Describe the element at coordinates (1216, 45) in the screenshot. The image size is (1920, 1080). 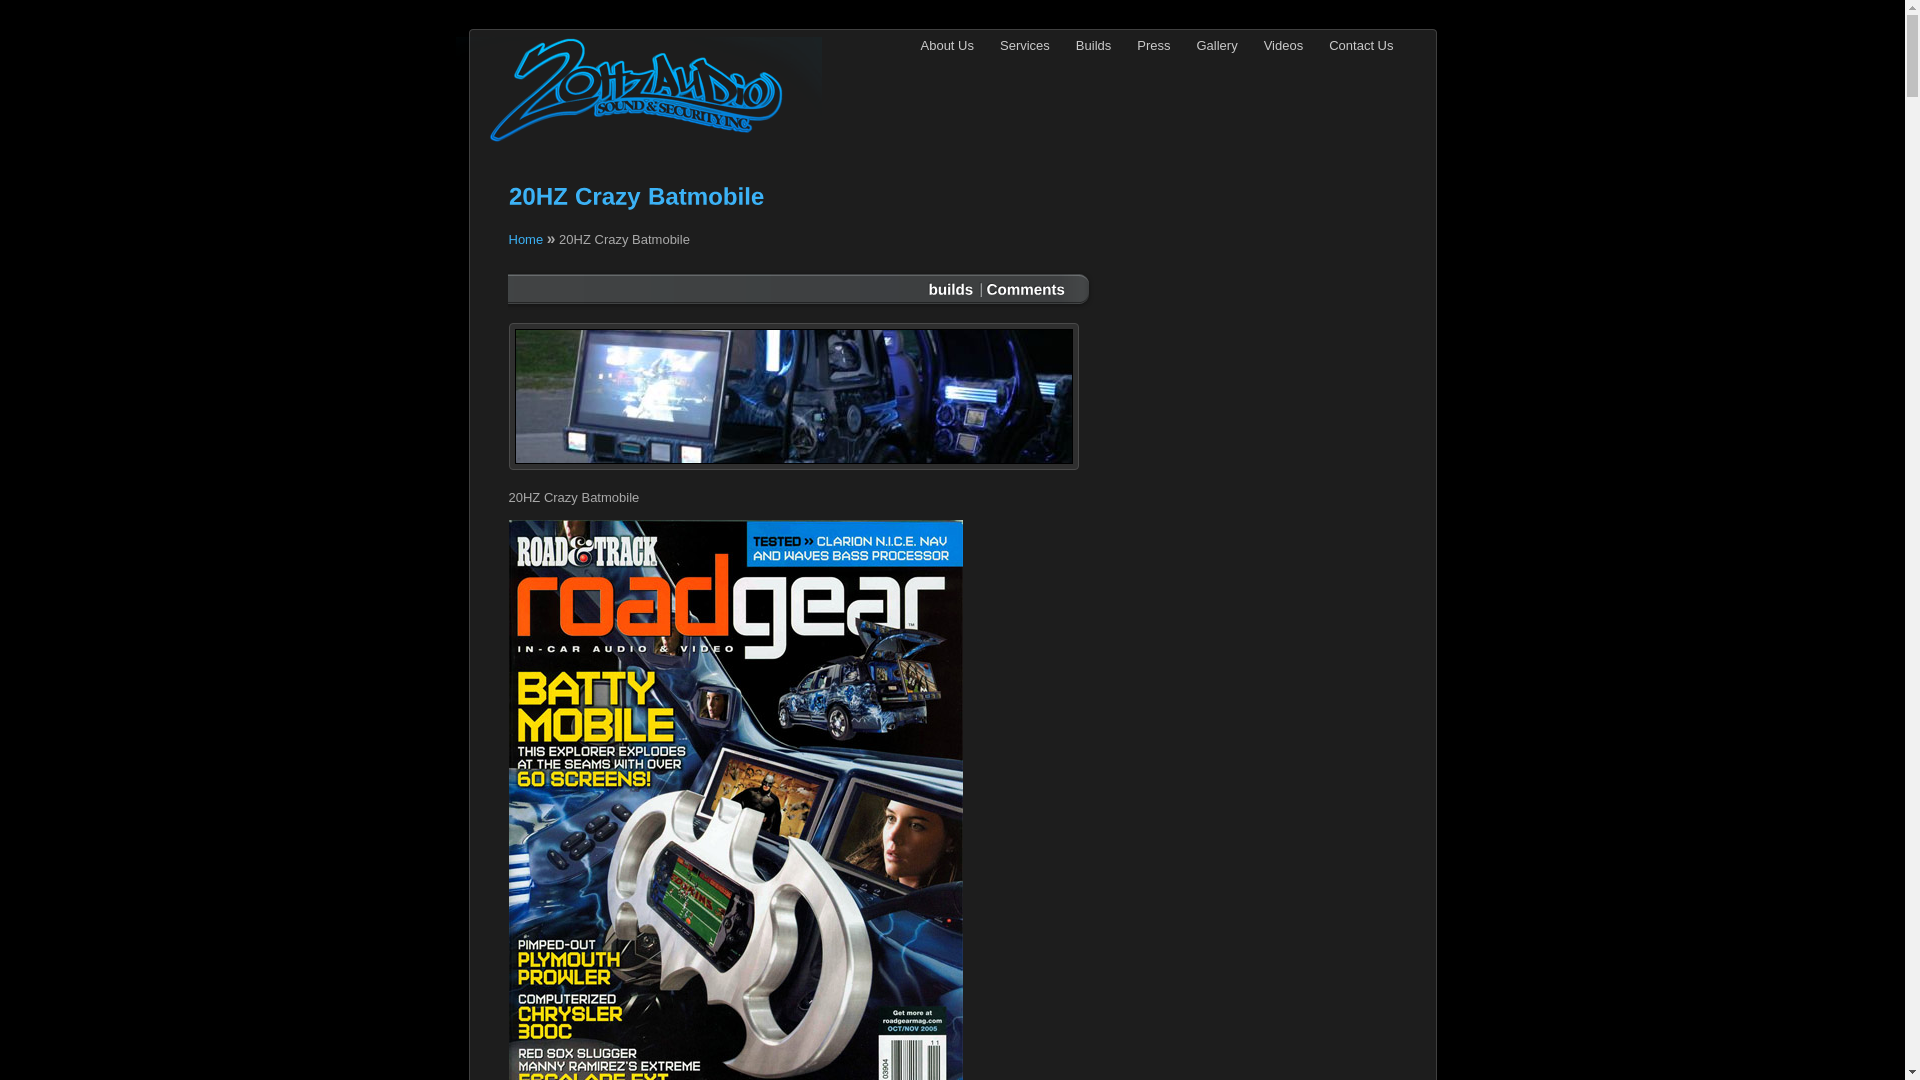
I see `'Gallery'` at that location.